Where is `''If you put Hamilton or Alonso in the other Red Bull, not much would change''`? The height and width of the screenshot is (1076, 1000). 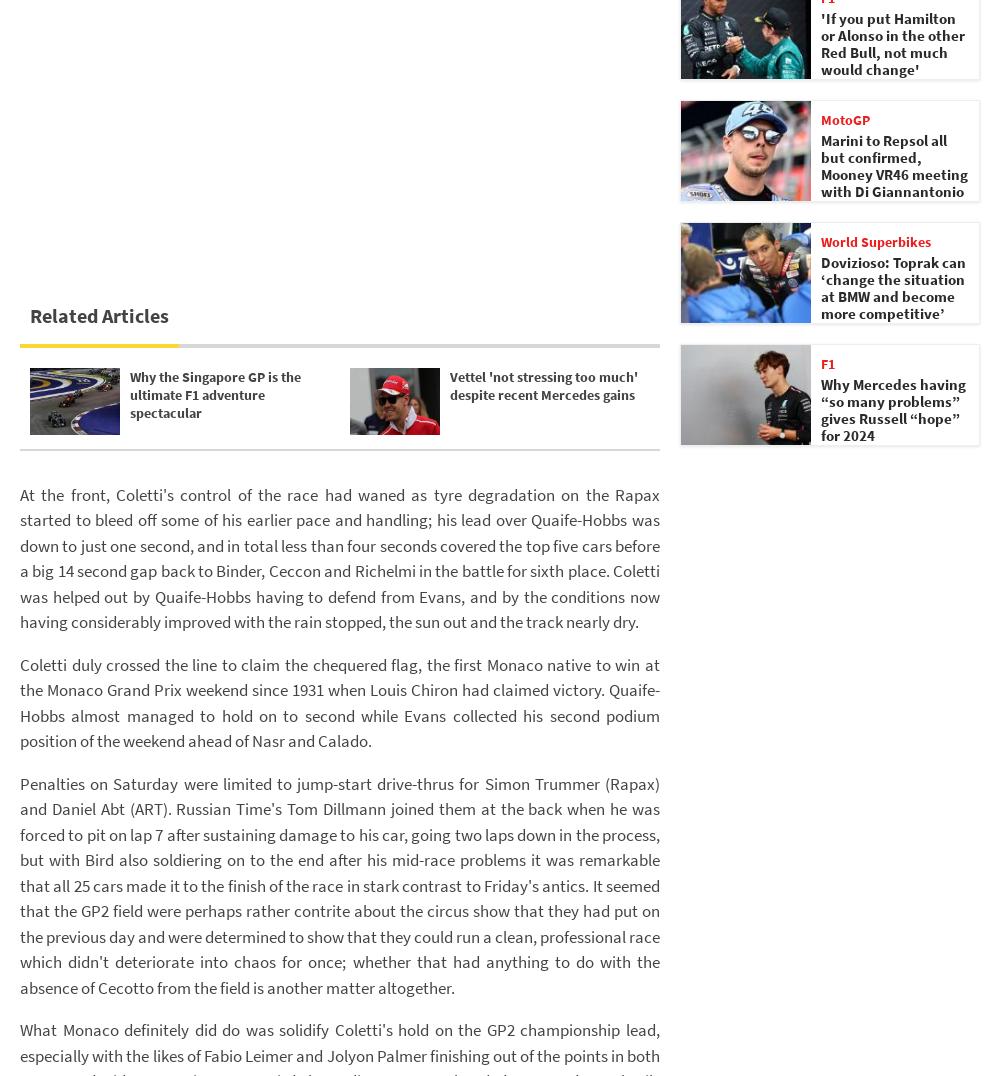 ''If you put Hamilton or Alonso in the other Red Bull, not much would change'' is located at coordinates (893, 43).